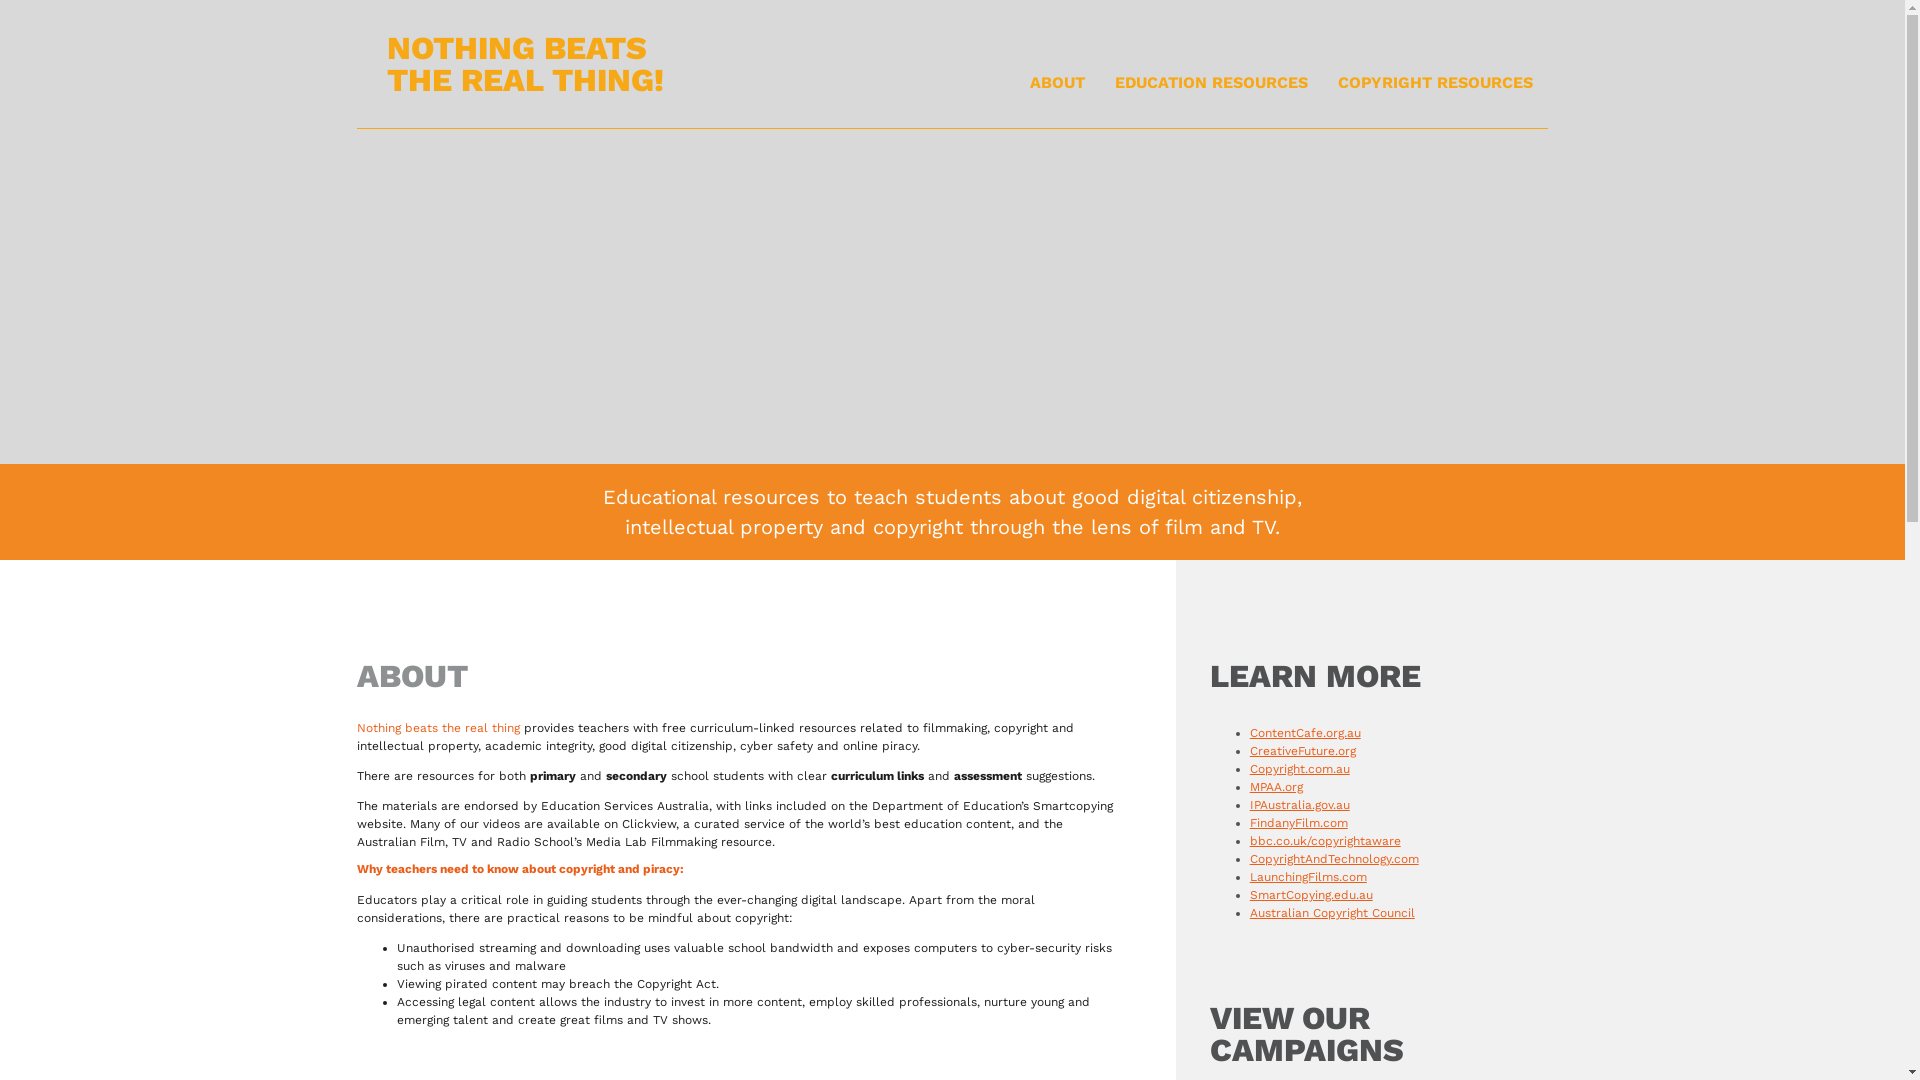 Image resolution: width=1920 pixels, height=1080 pixels. What do you see at coordinates (1434, 82) in the screenshot?
I see `'COPYRIGHT RESOURCES'` at bounding box center [1434, 82].